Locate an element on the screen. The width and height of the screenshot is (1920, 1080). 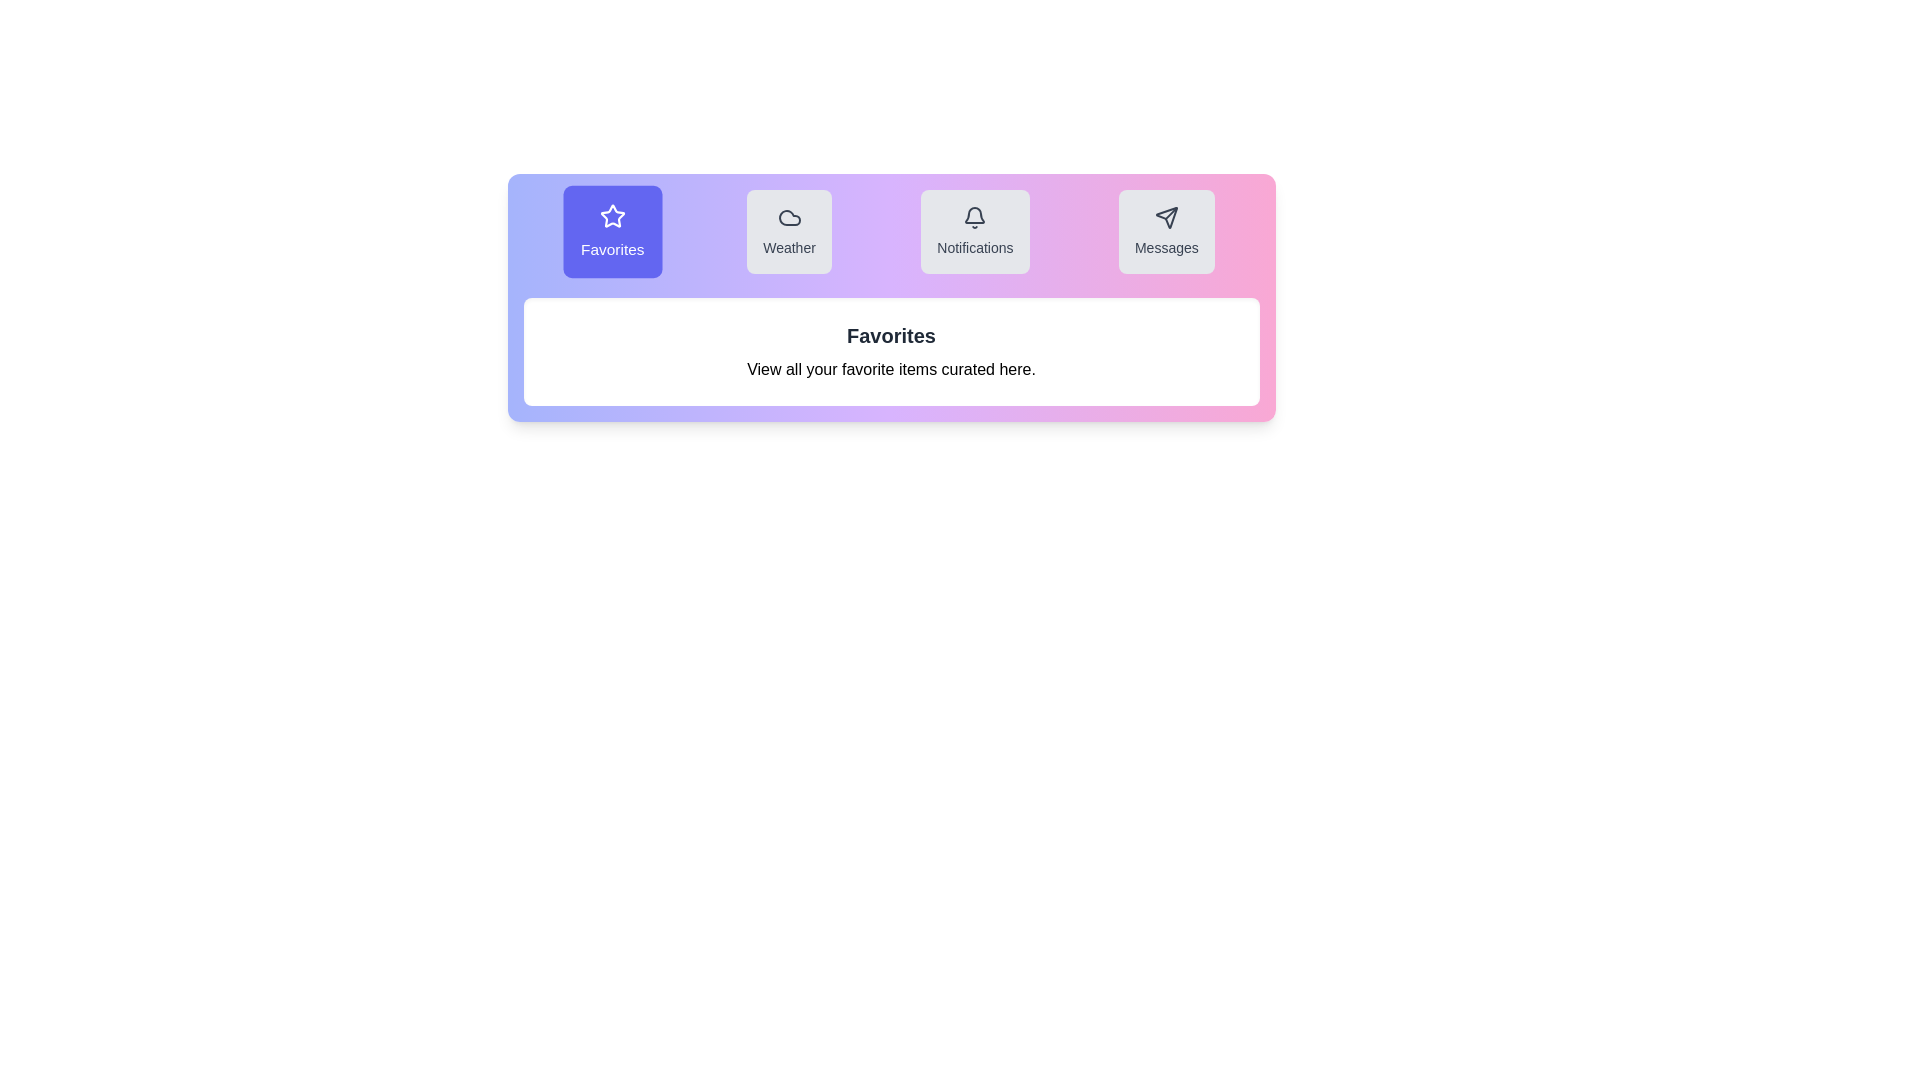
the tab labeled Notifications to switch to its content view is located at coordinates (975, 230).